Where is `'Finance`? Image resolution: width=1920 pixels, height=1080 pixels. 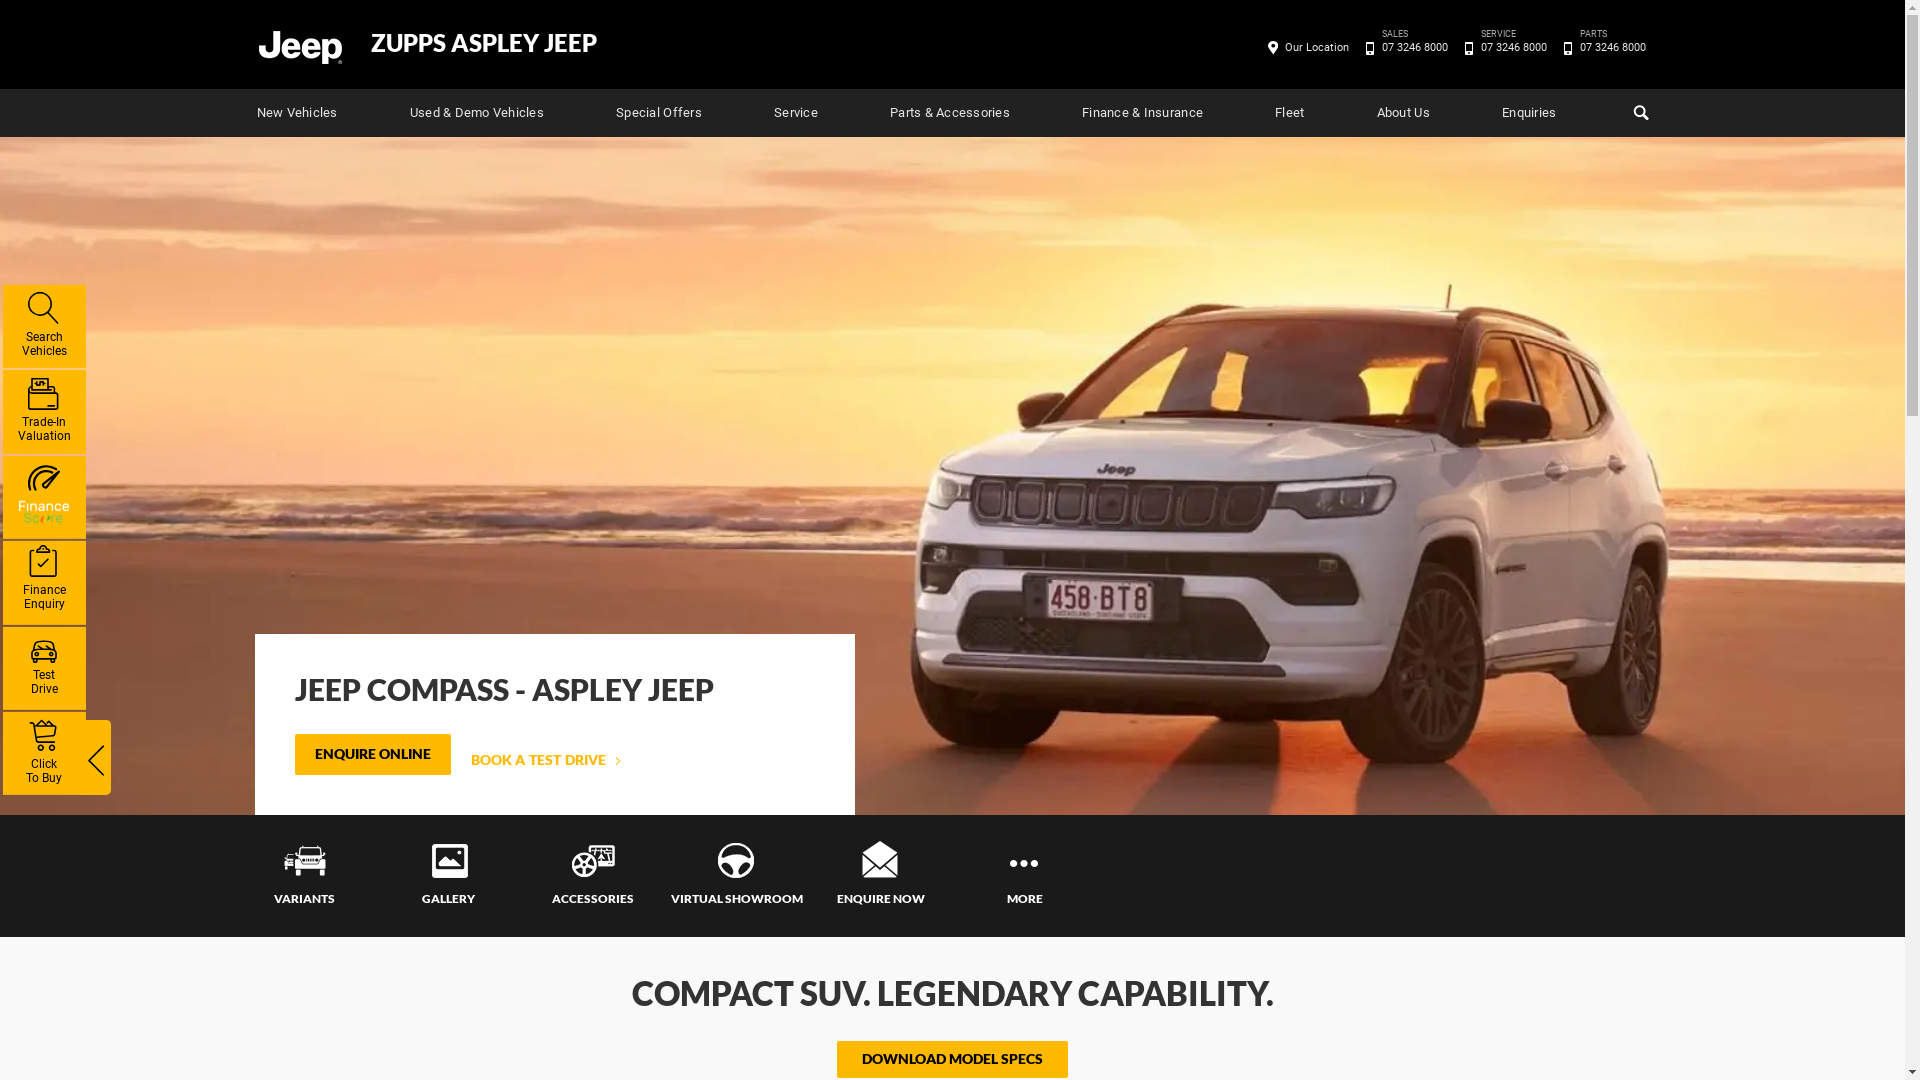
'Finance is located at coordinates (44, 582).